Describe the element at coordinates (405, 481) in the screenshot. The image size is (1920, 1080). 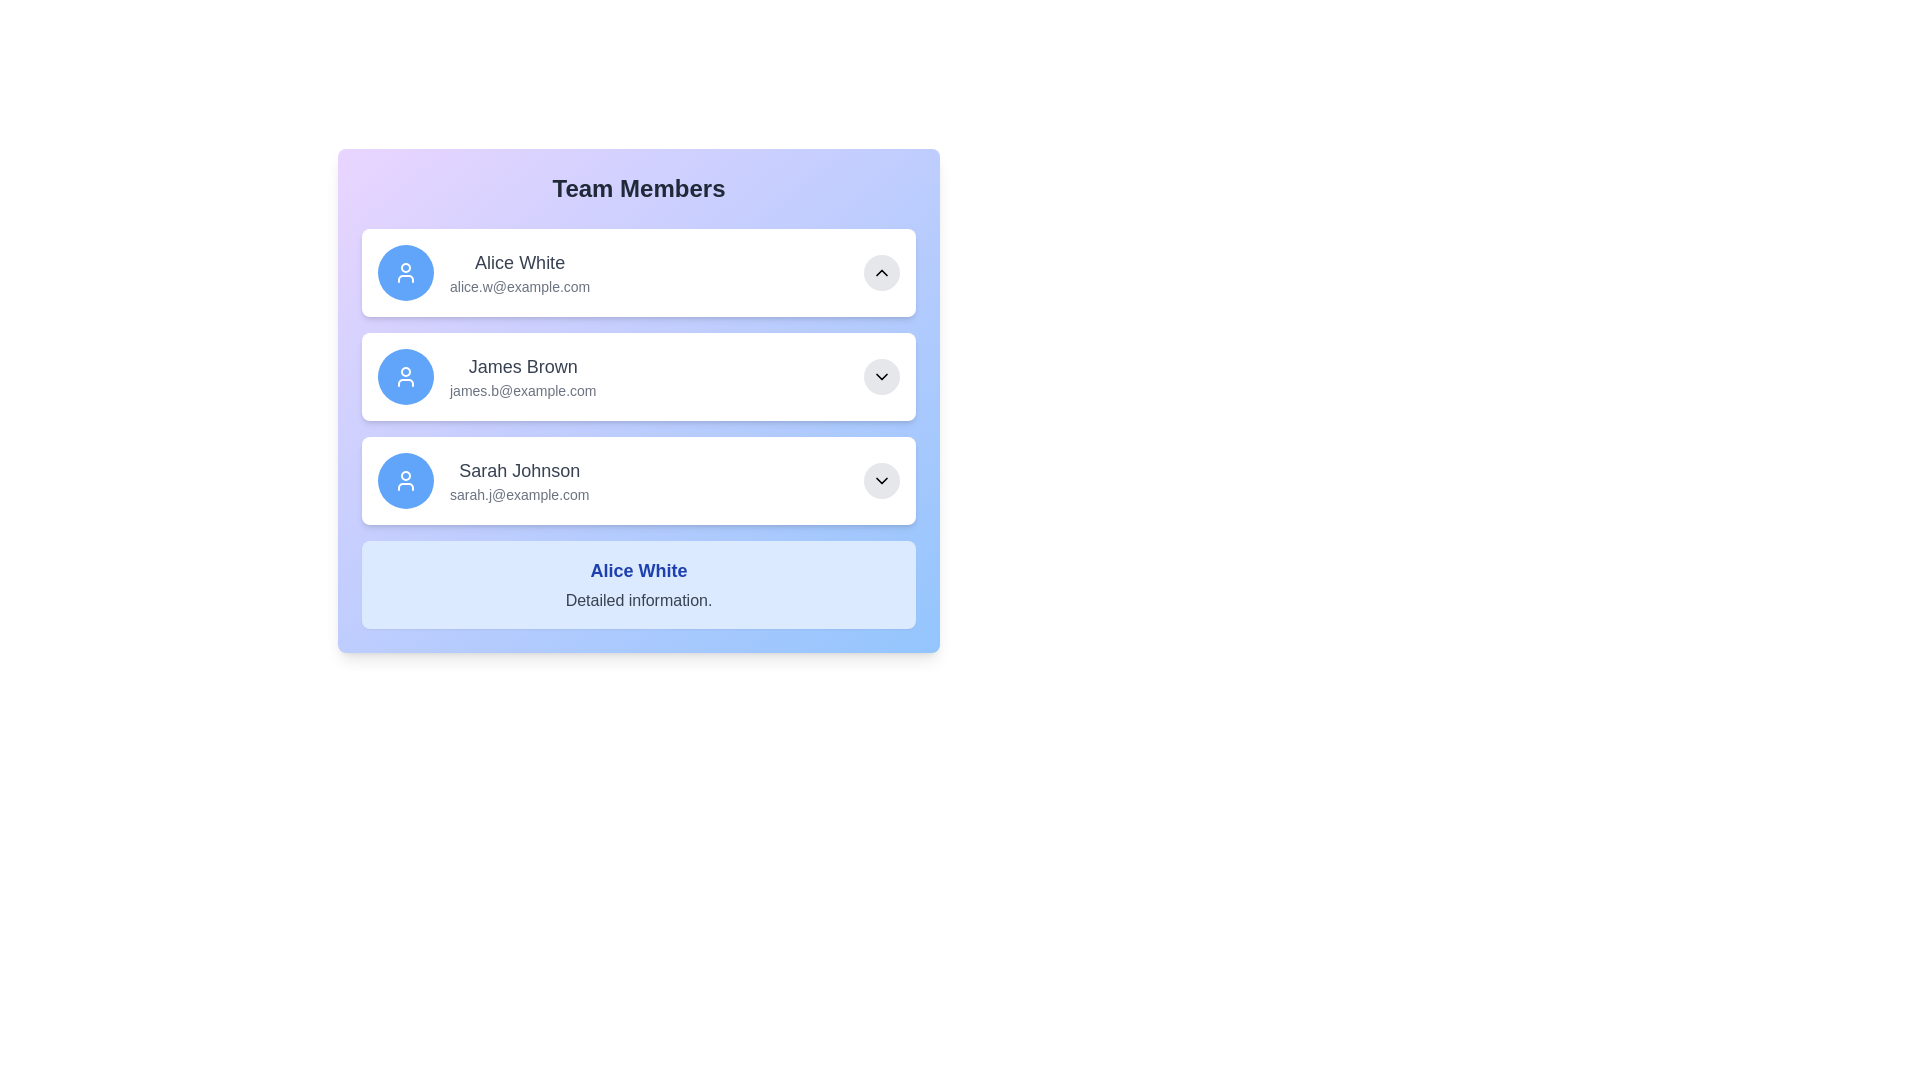
I see `the circular profile avatar with a blue background and white user icon, located to the left of the text block displaying 'Sarah Johnson' and 'sarah.j@example.com' in the 'Team Members' section` at that location.